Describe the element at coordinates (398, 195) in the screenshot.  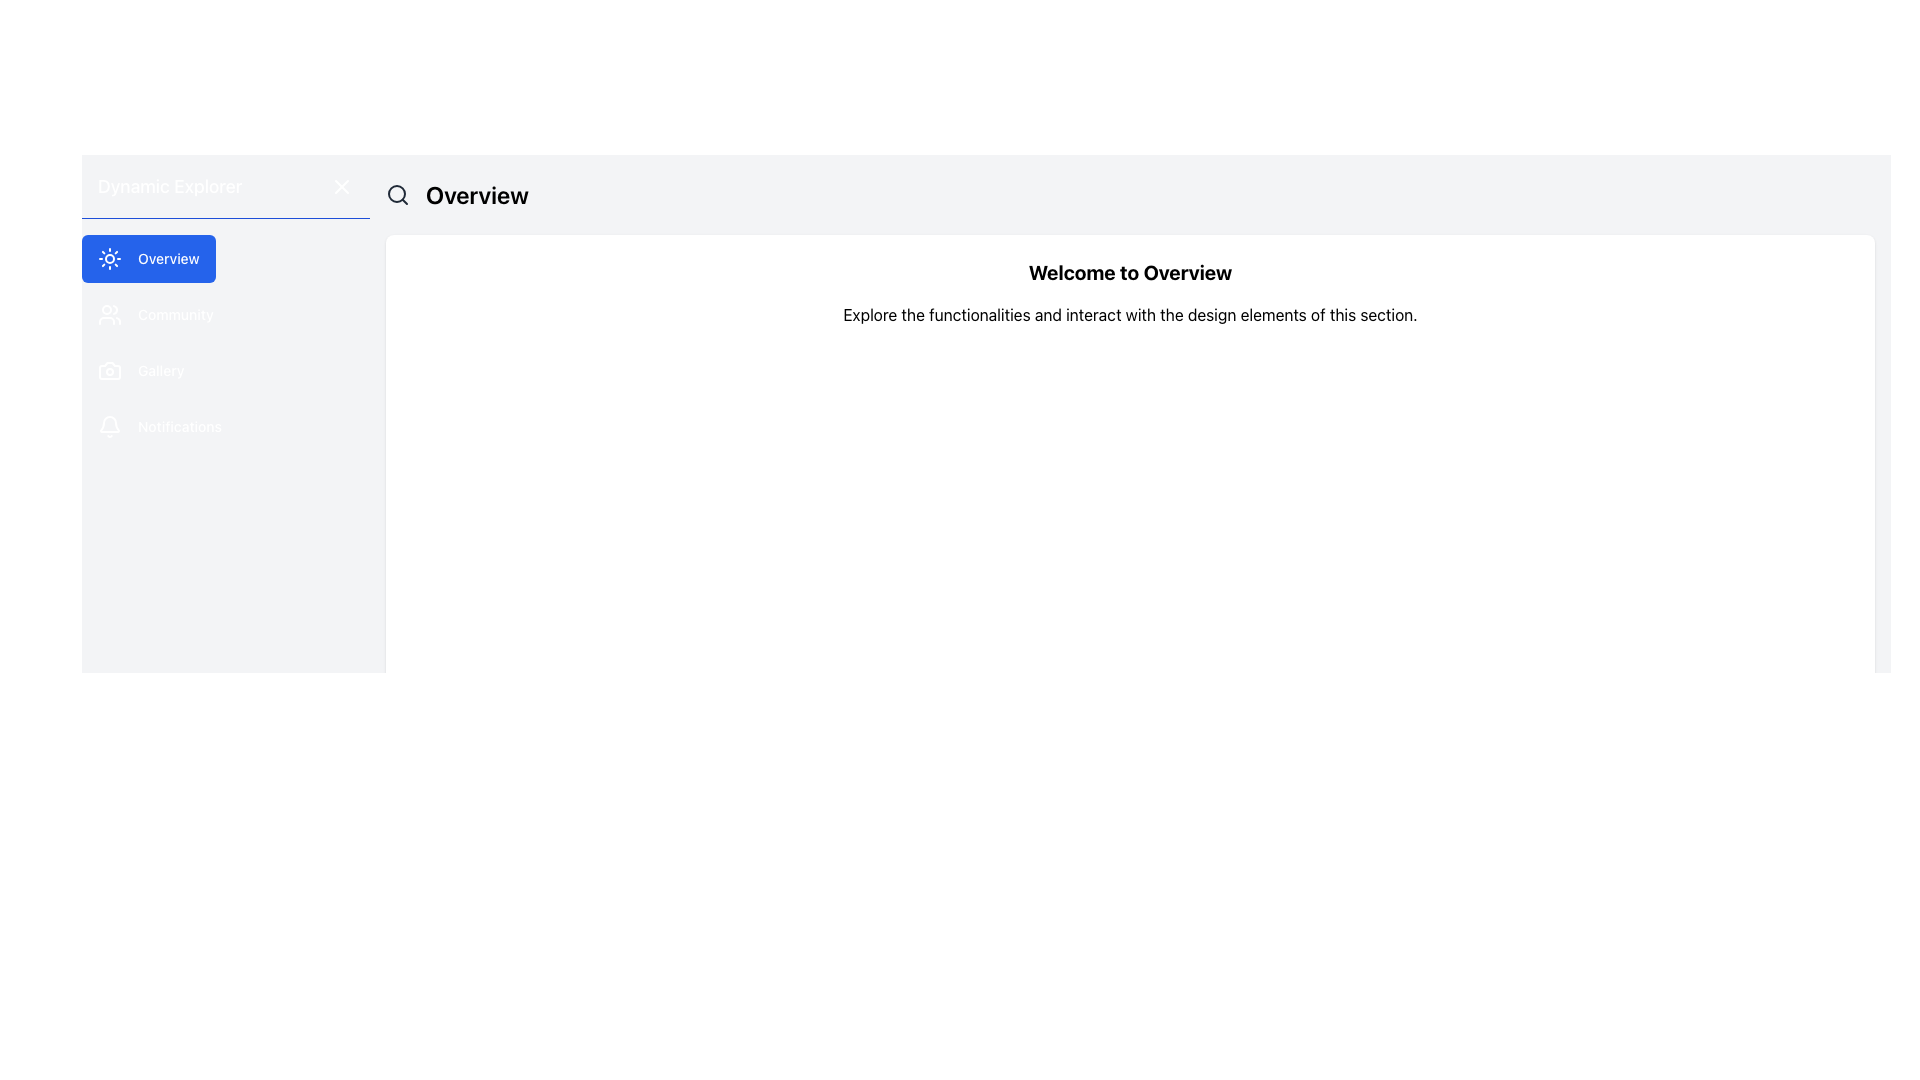
I see `the magnifying glass icon button, which is styled in black and represents a search function, located to the left of the text 'Overview' in the upper section of the interface` at that location.